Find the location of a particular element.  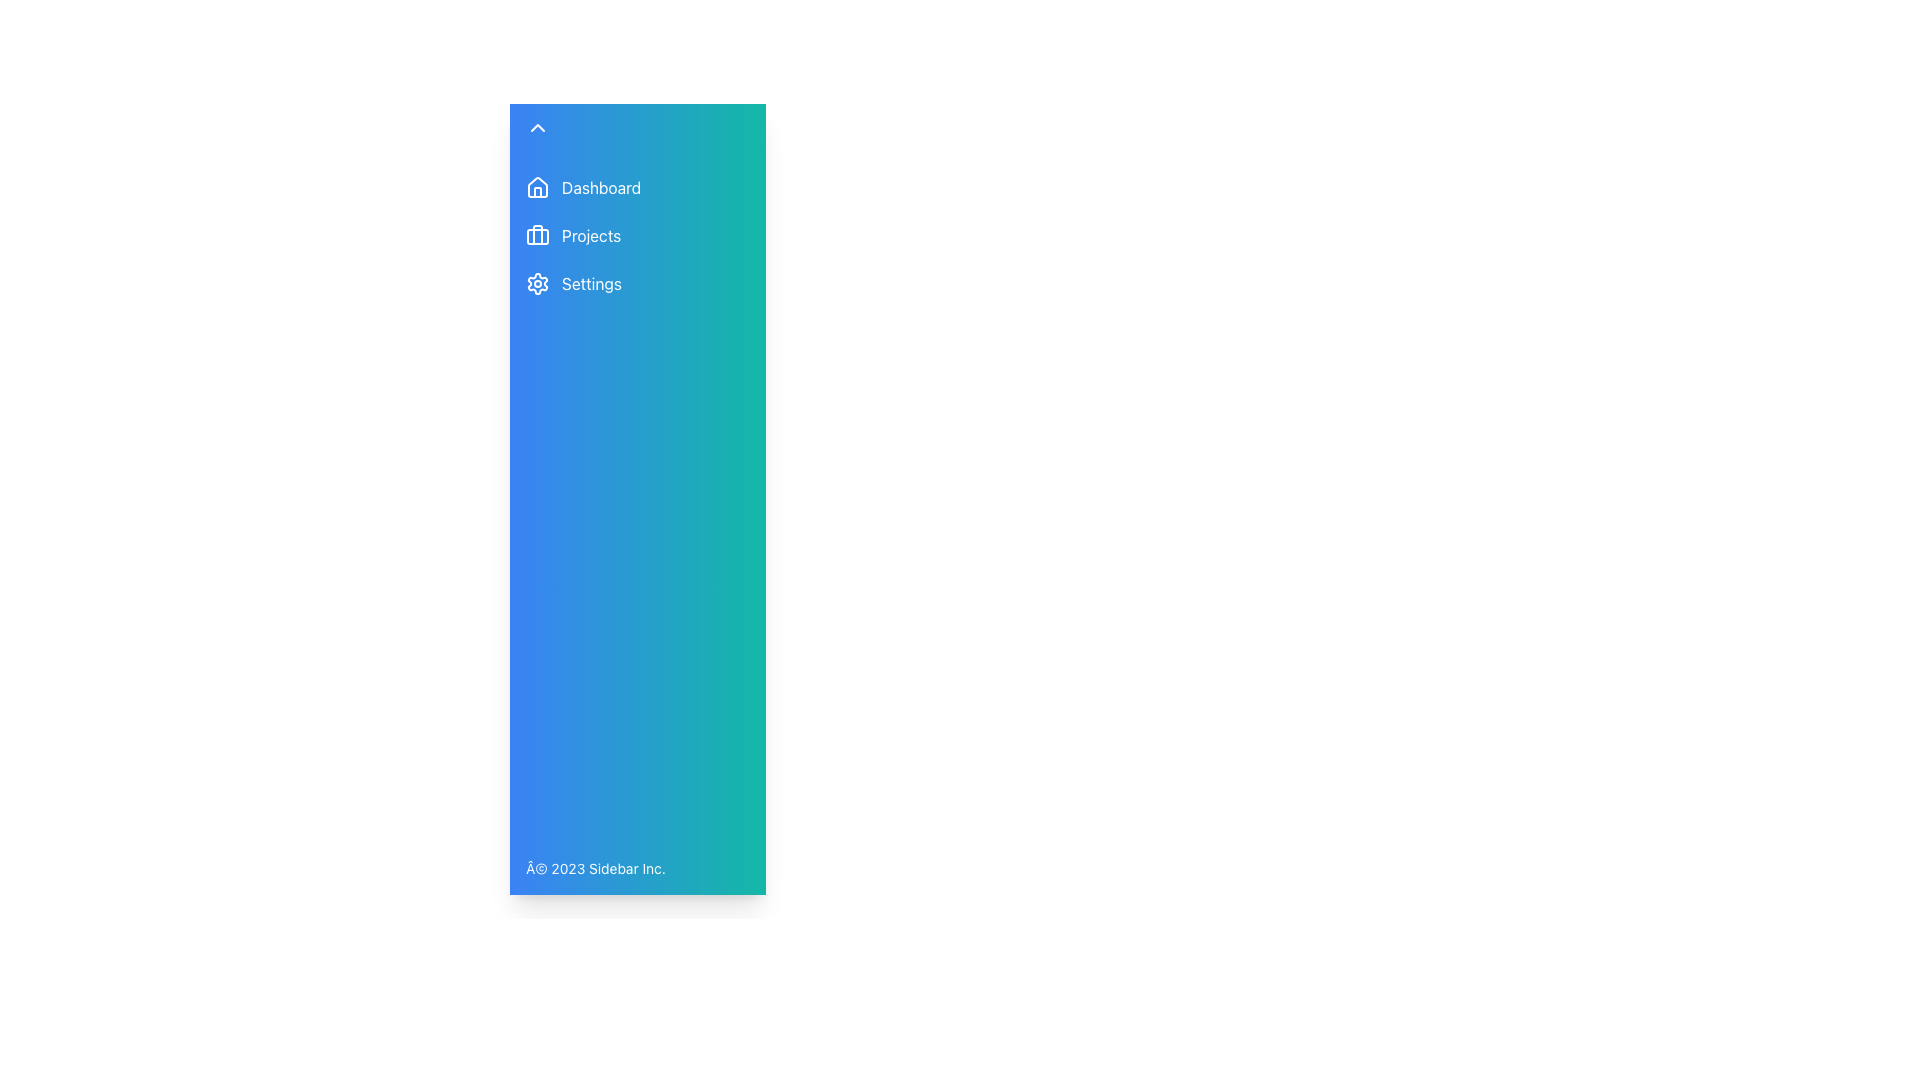

the decorative icon representing the 'Dashboard' menu item located at the top of the vertically arranged side menu, aligned with the text 'Dashboard' is located at coordinates (537, 188).